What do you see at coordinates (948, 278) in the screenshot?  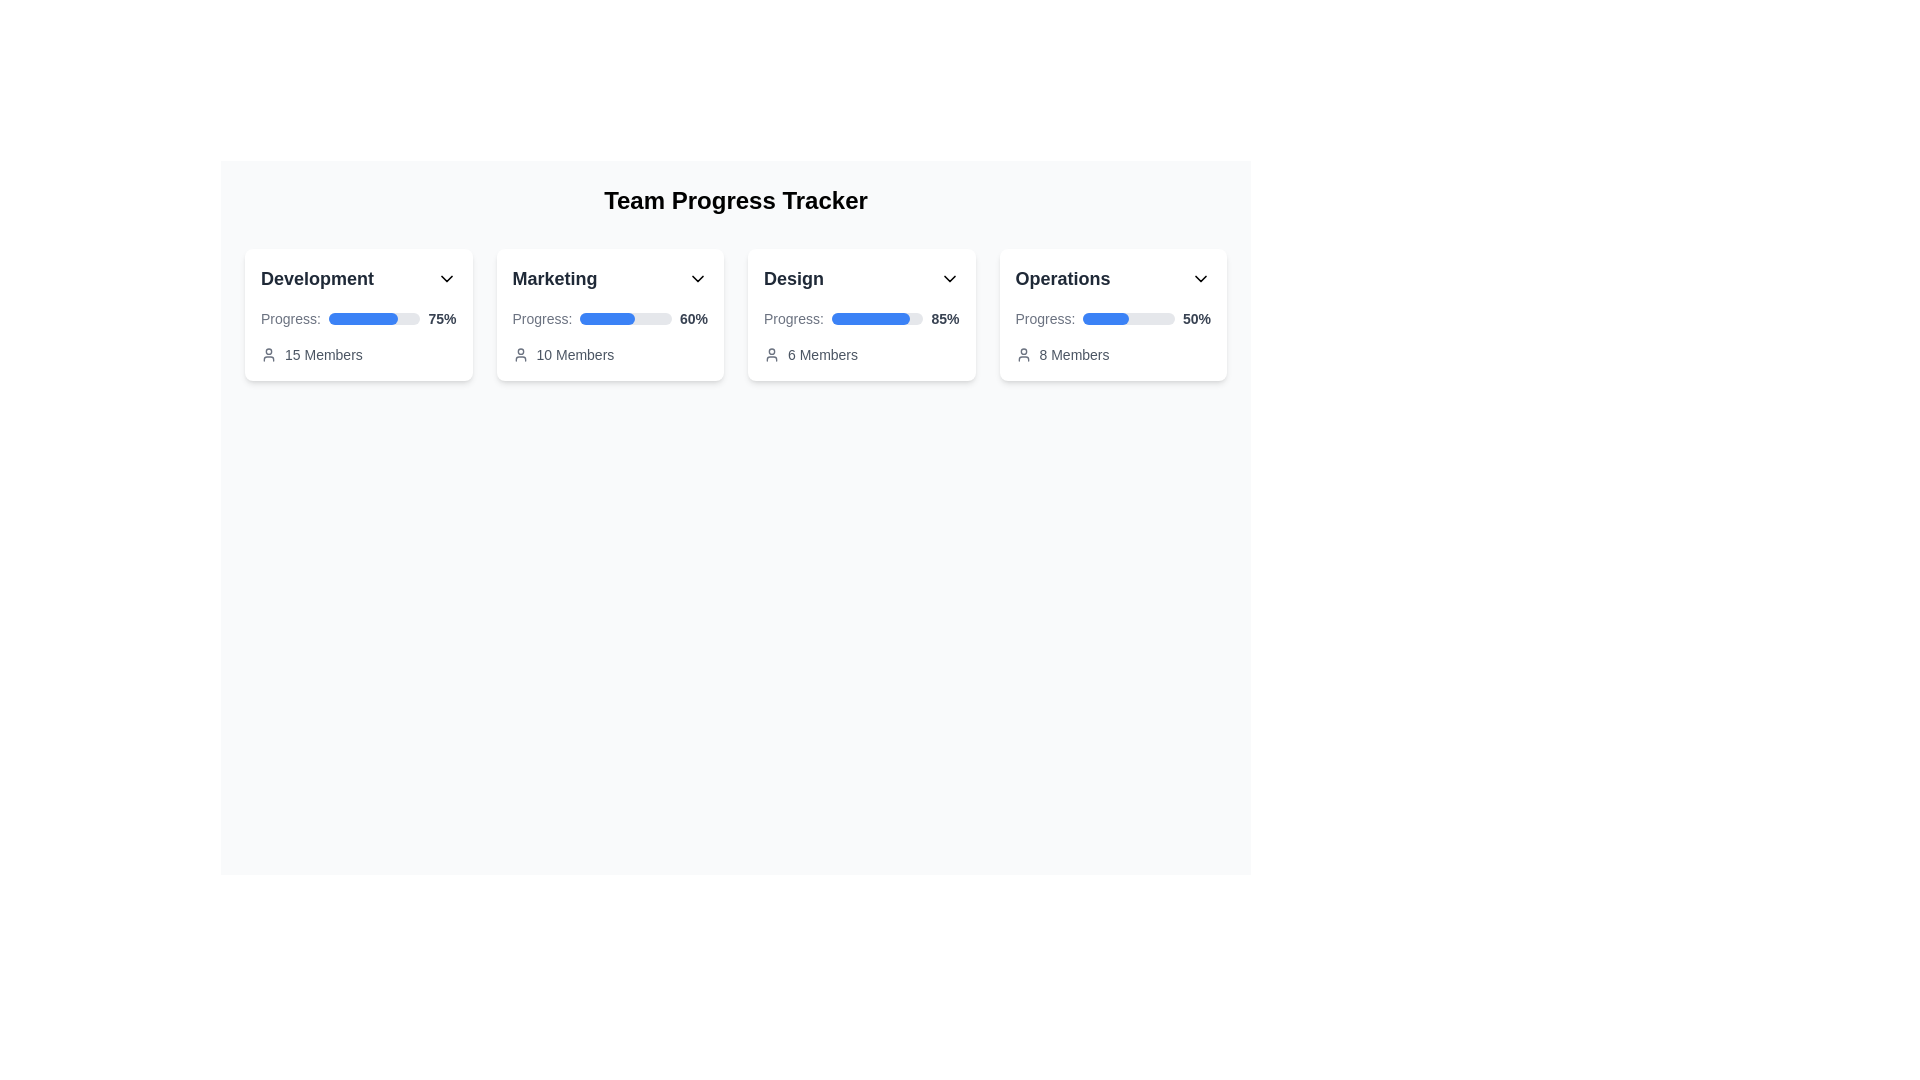 I see `the Chevron Down icon located at the far right of the 'Design' header` at bounding box center [948, 278].